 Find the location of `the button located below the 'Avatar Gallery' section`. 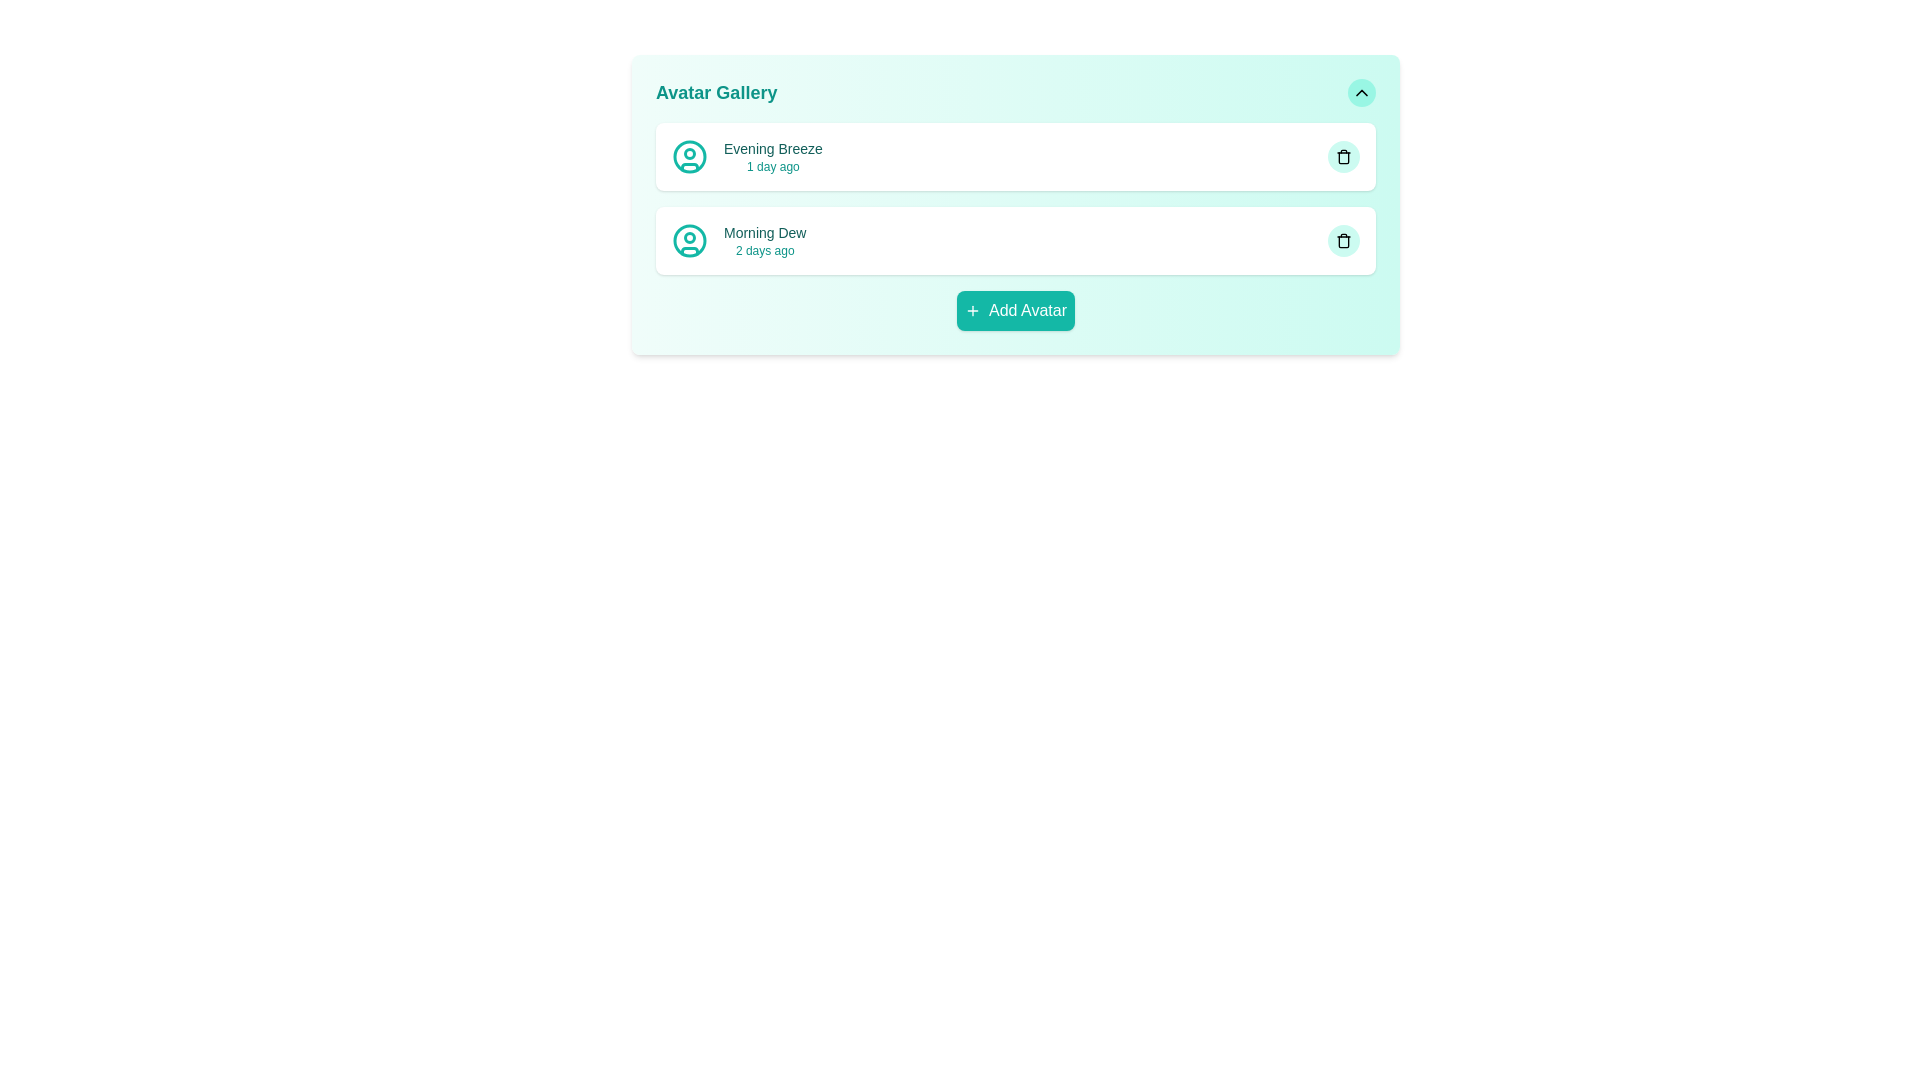

the button located below the 'Avatar Gallery' section is located at coordinates (1016, 311).